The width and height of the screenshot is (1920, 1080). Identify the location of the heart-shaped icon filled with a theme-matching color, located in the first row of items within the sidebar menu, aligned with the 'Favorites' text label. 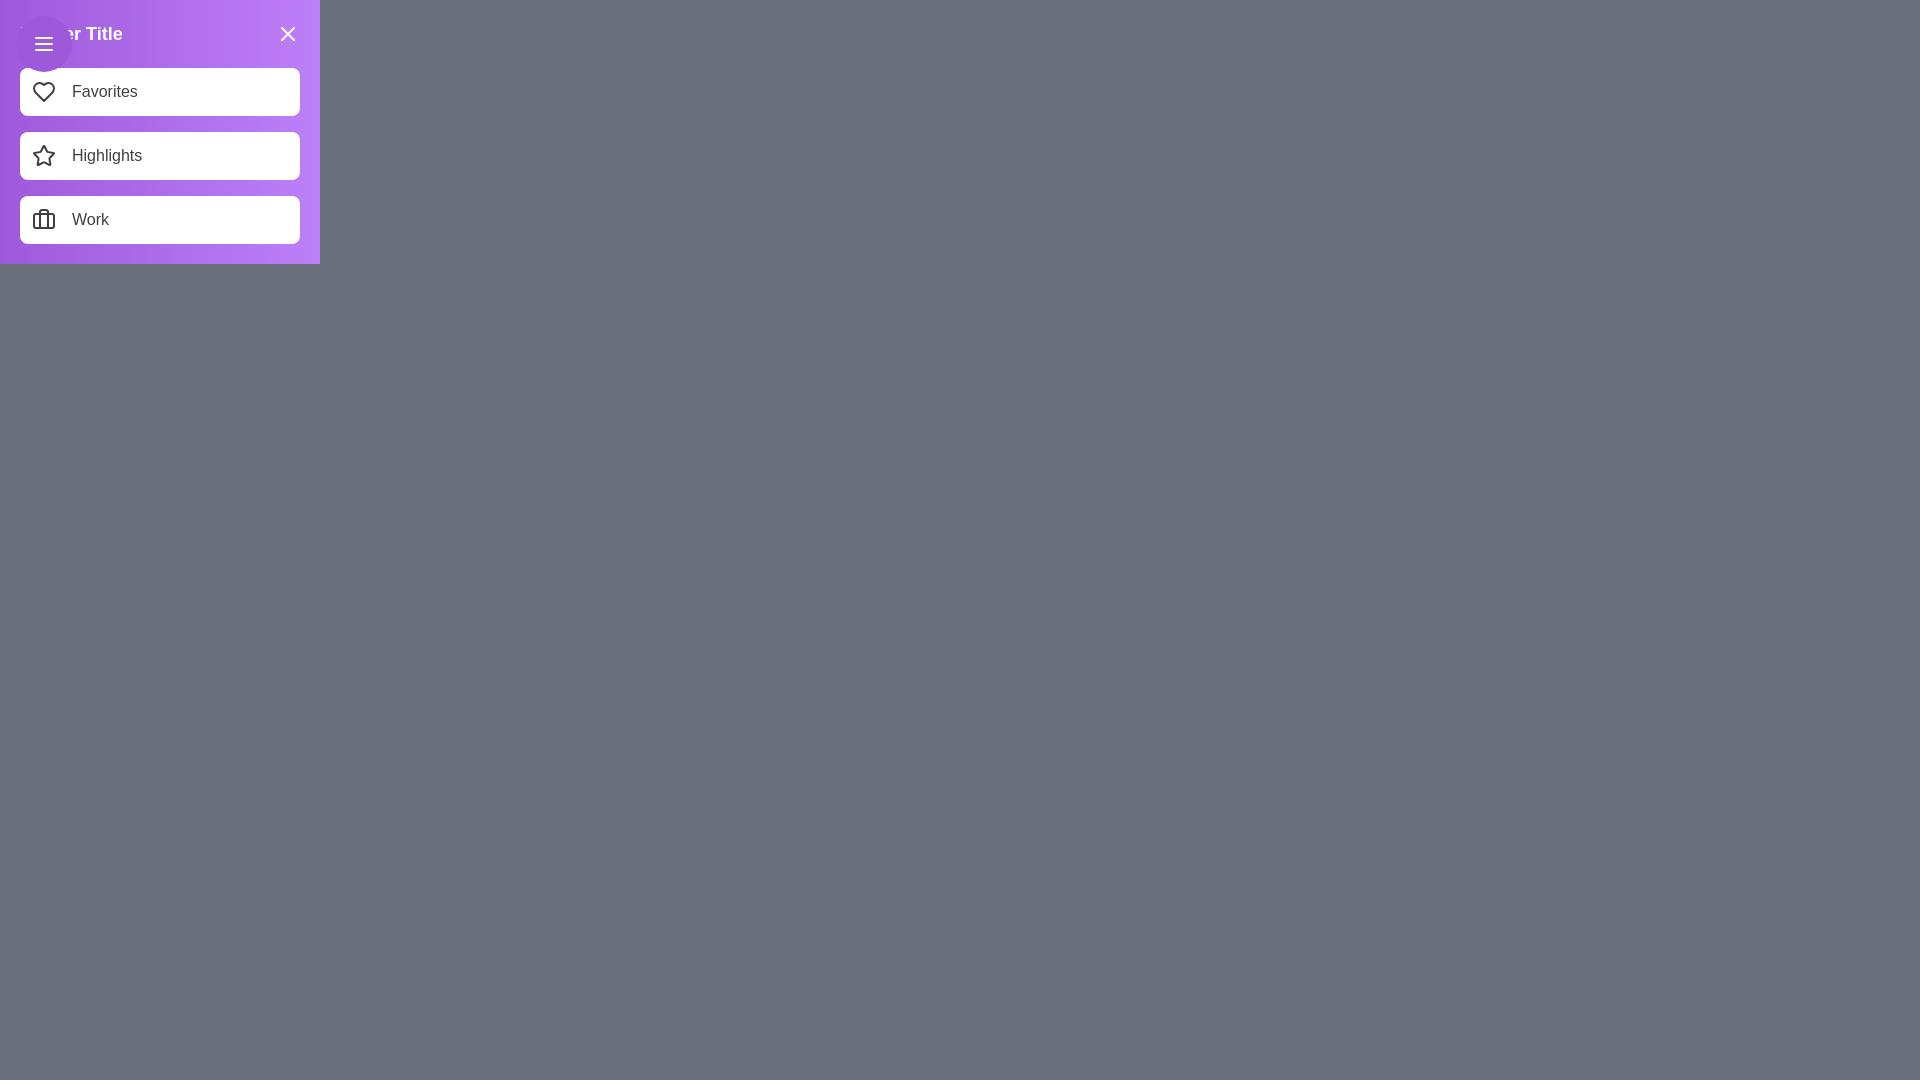
(43, 92).